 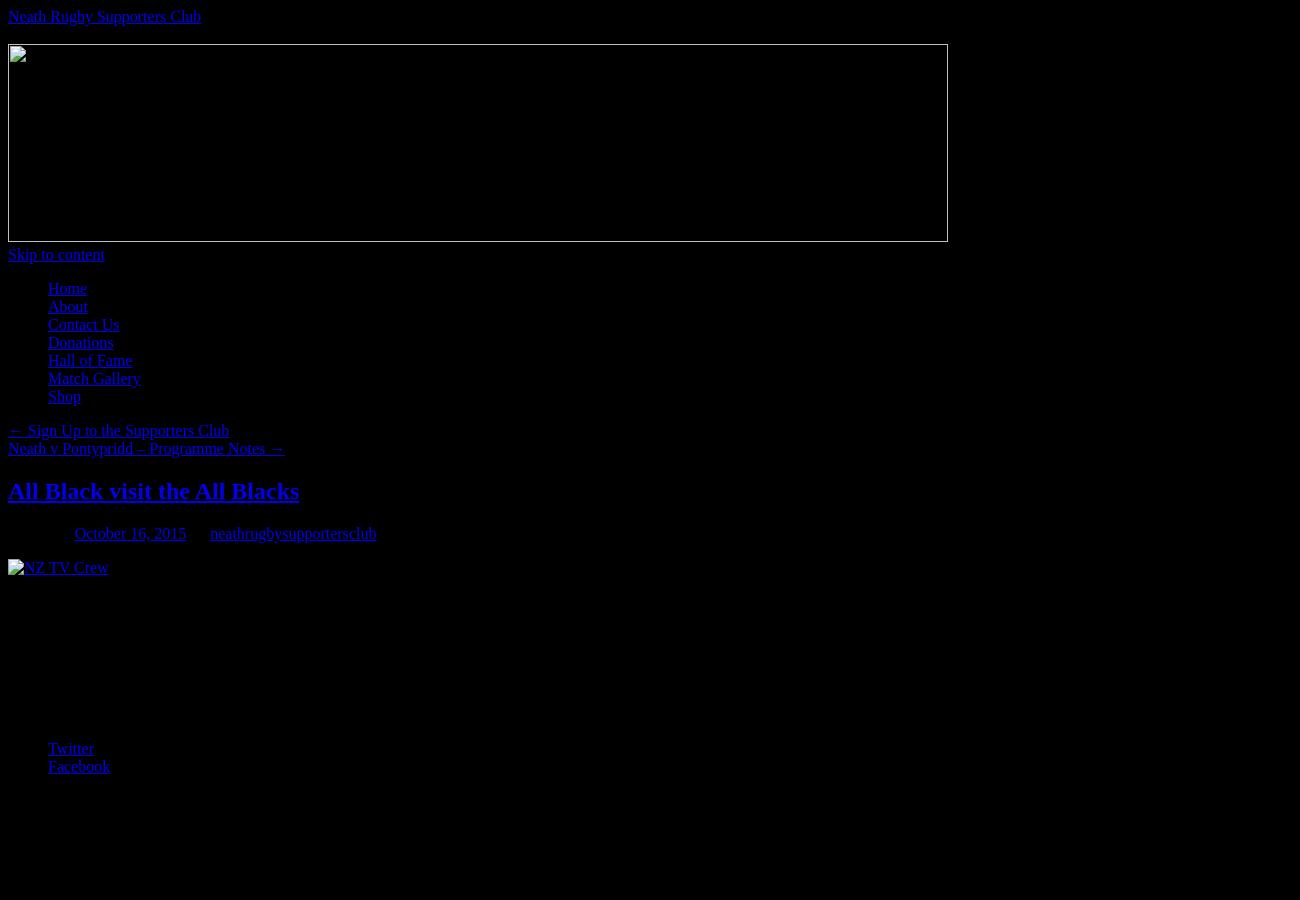 What do you see at coordinates (83, 323) in the screenshot?
I see `'Contact Us'` at bounding box center [83, 323].